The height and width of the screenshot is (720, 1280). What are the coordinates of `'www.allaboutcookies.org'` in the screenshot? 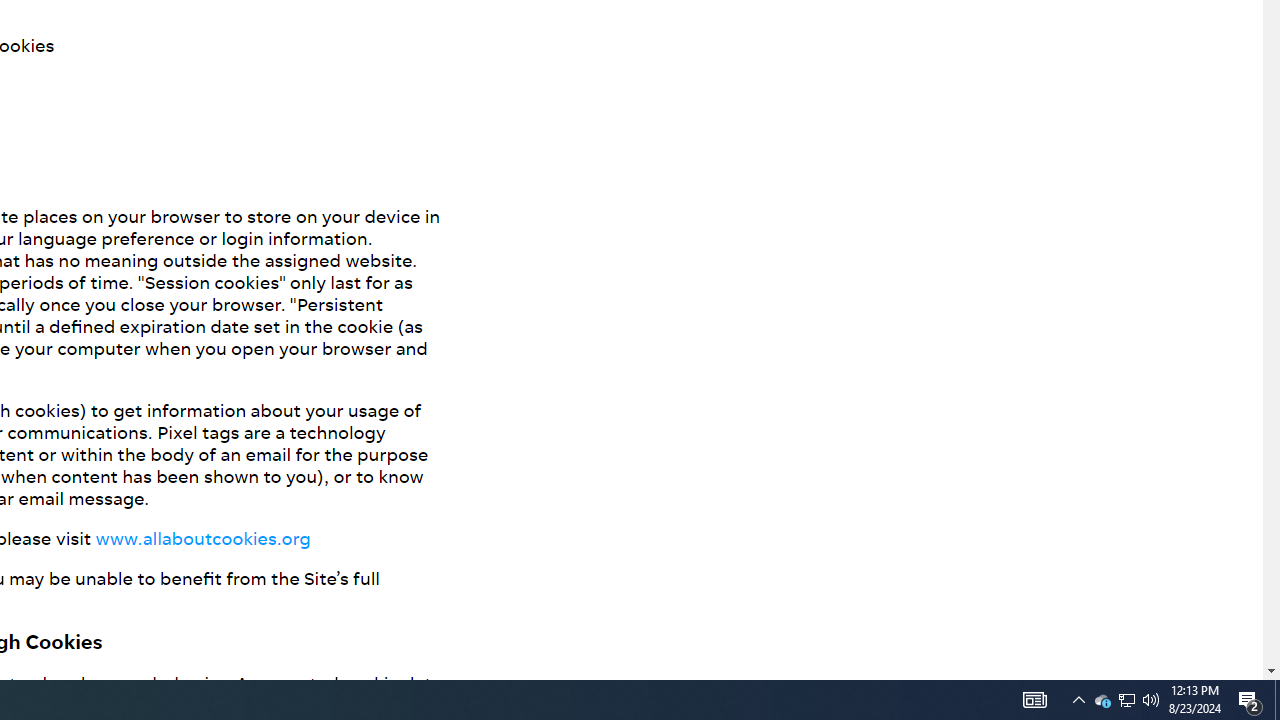 It's located at (202, 536).